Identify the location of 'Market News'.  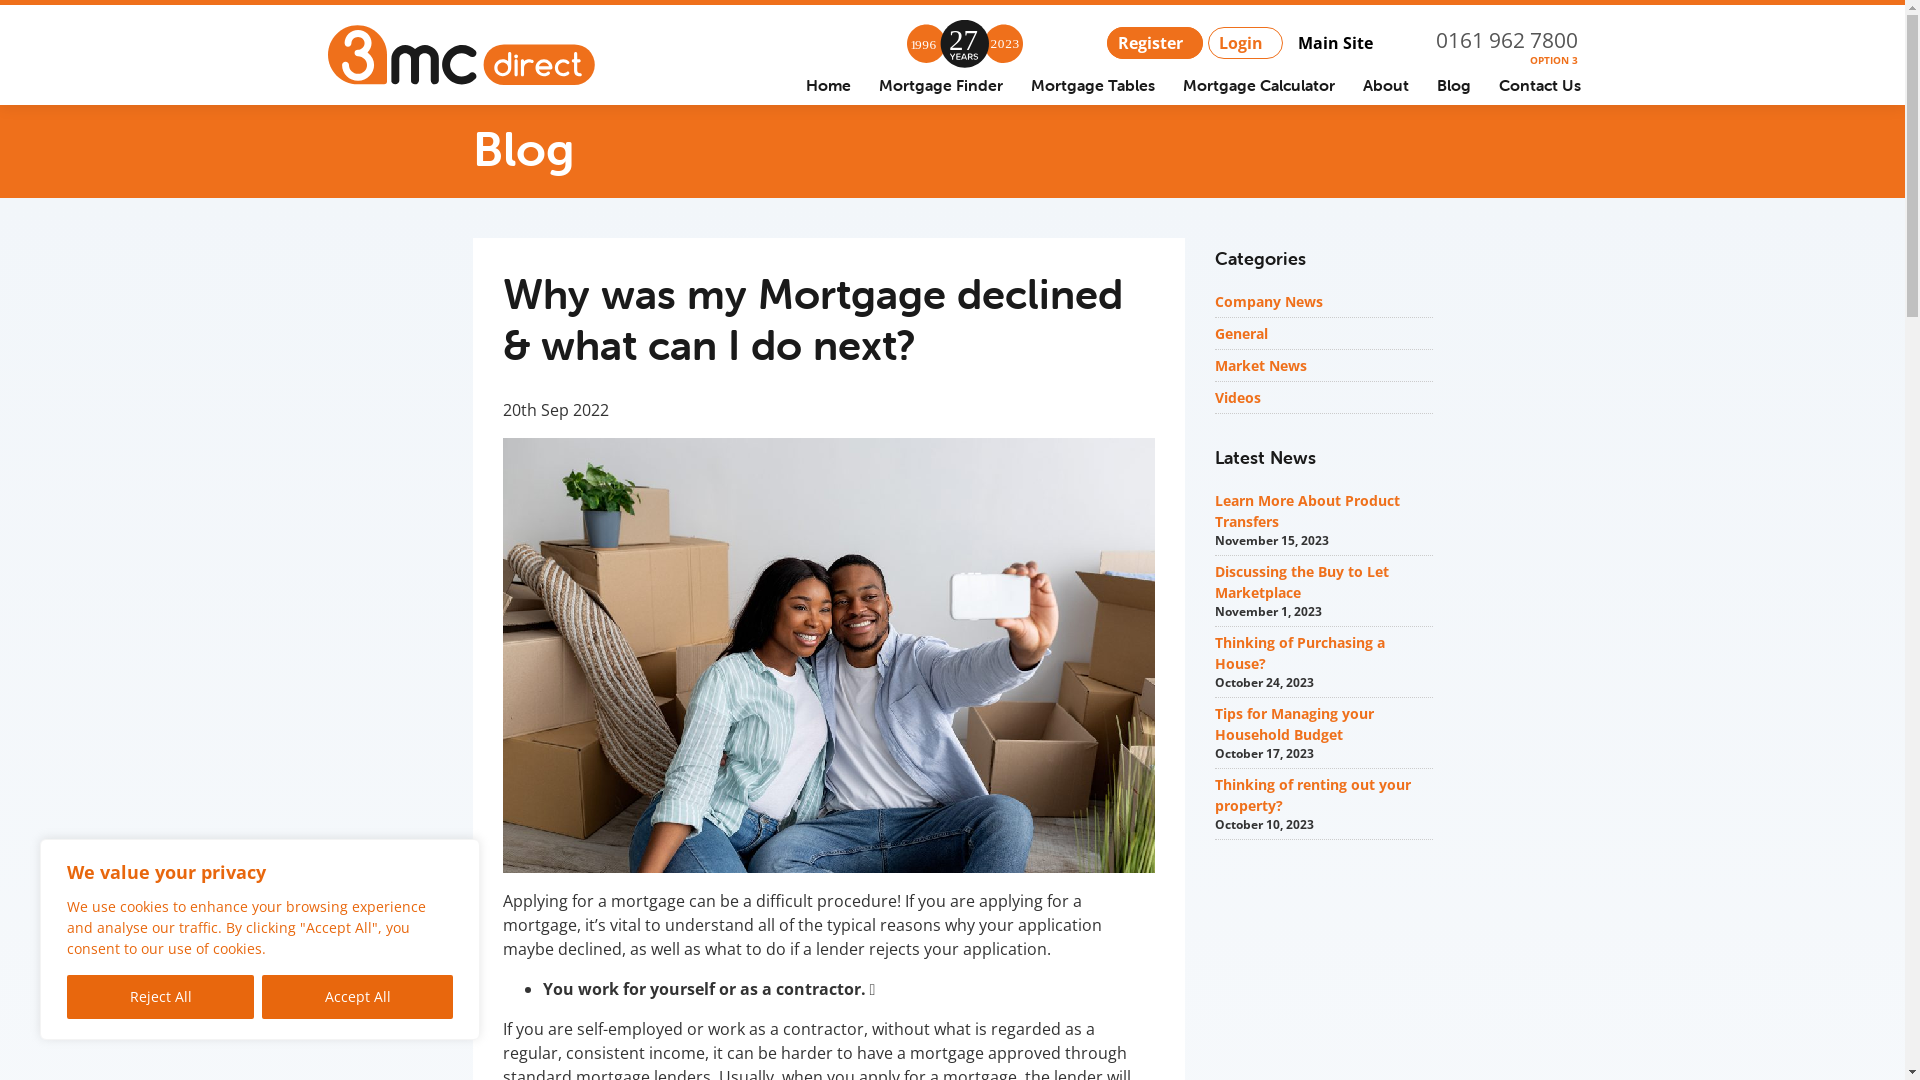
(1260, 365).